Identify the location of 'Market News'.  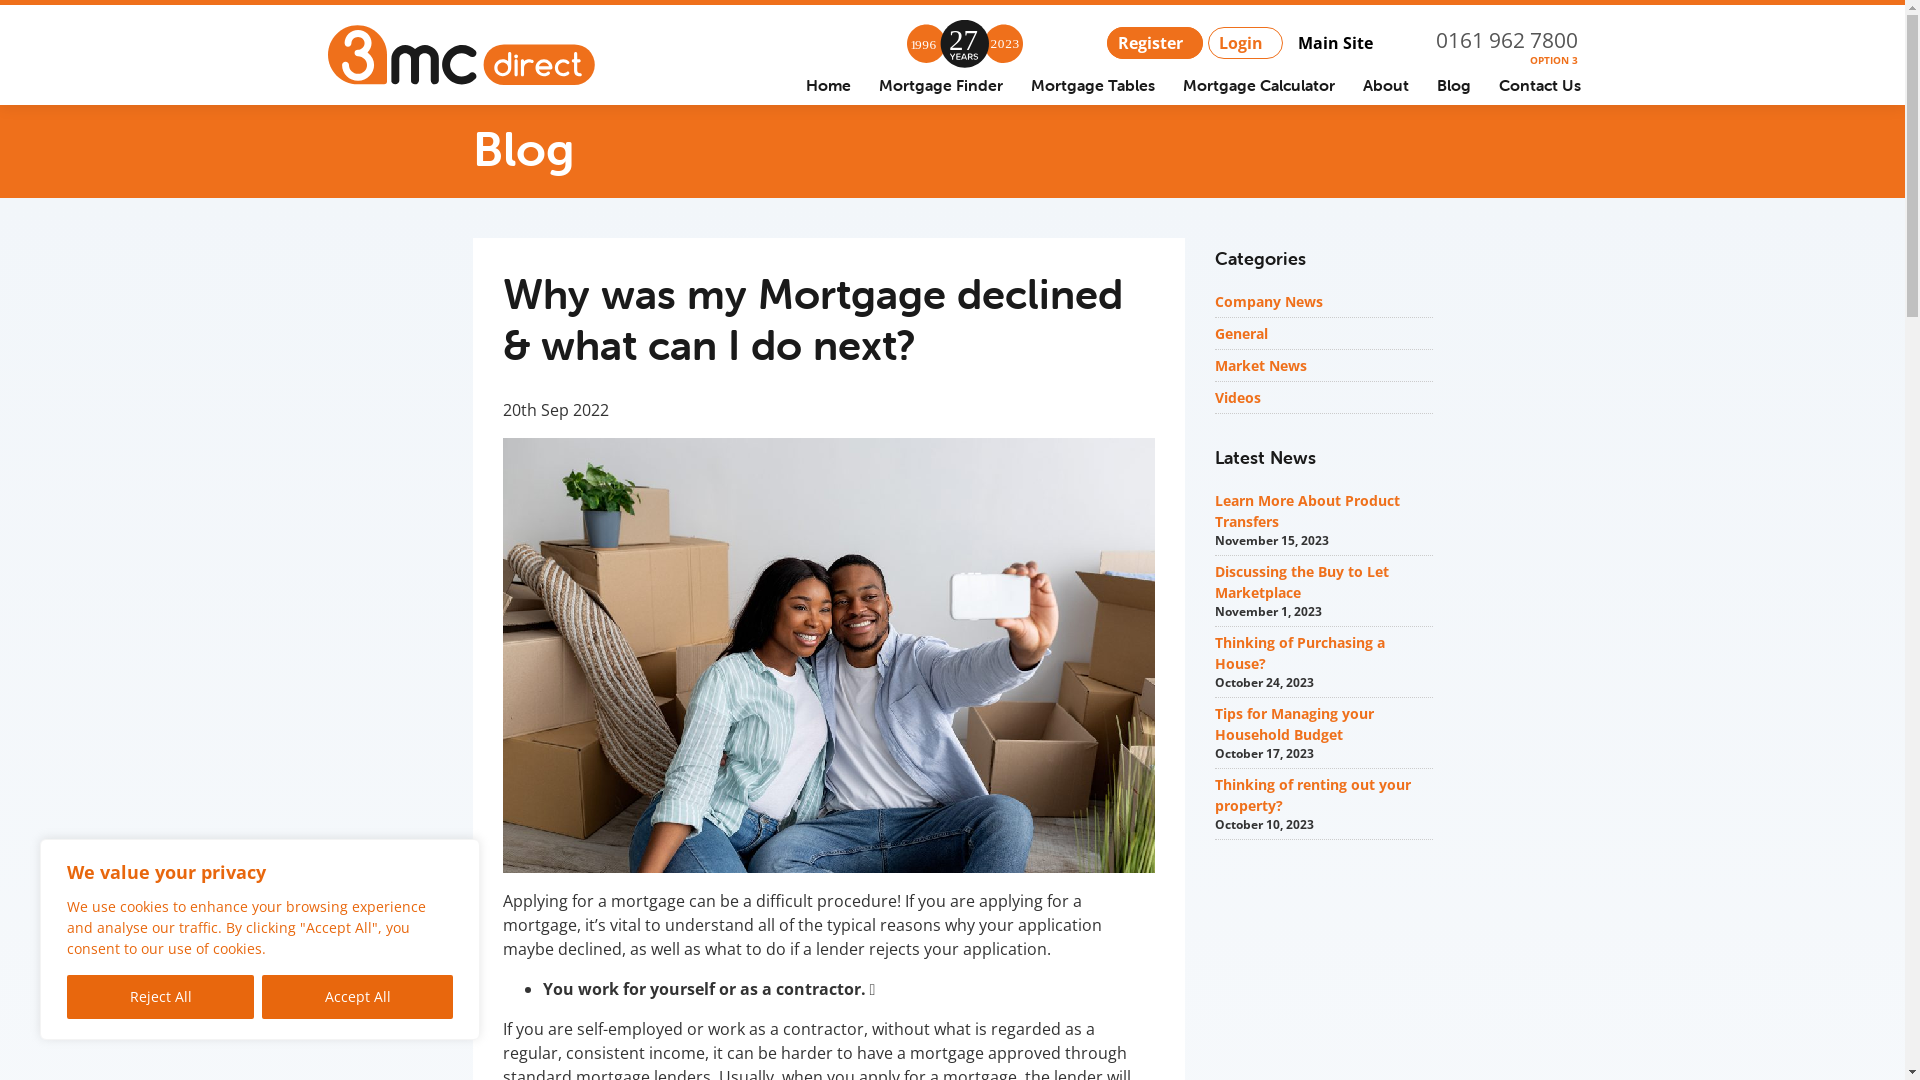
(1260, 365).